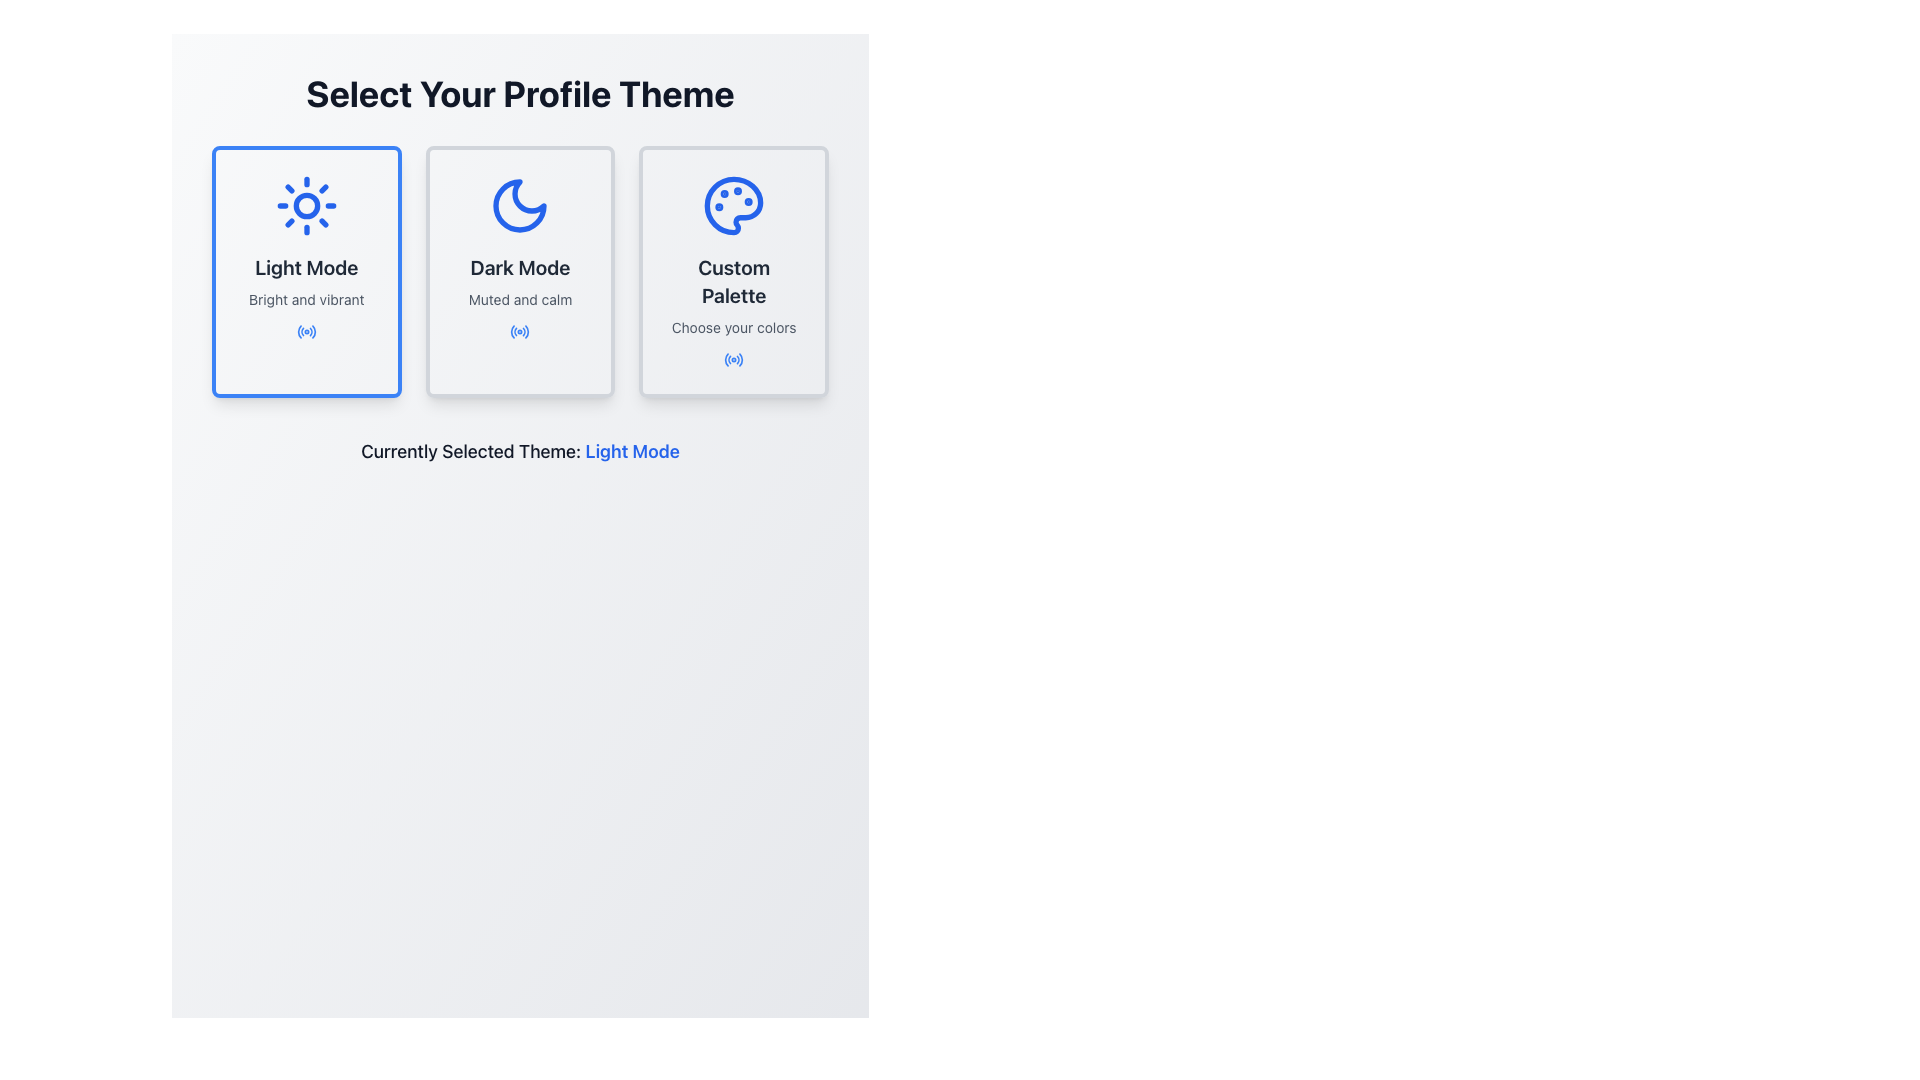 Image resolution: width=1920 pixels, height=1080 pixels. I want to click on the crescent moon-shaped icon styled in blue, which is part of the 'Dark Mode' theme card, located centrally in the row of available themes, so click(520, 205).